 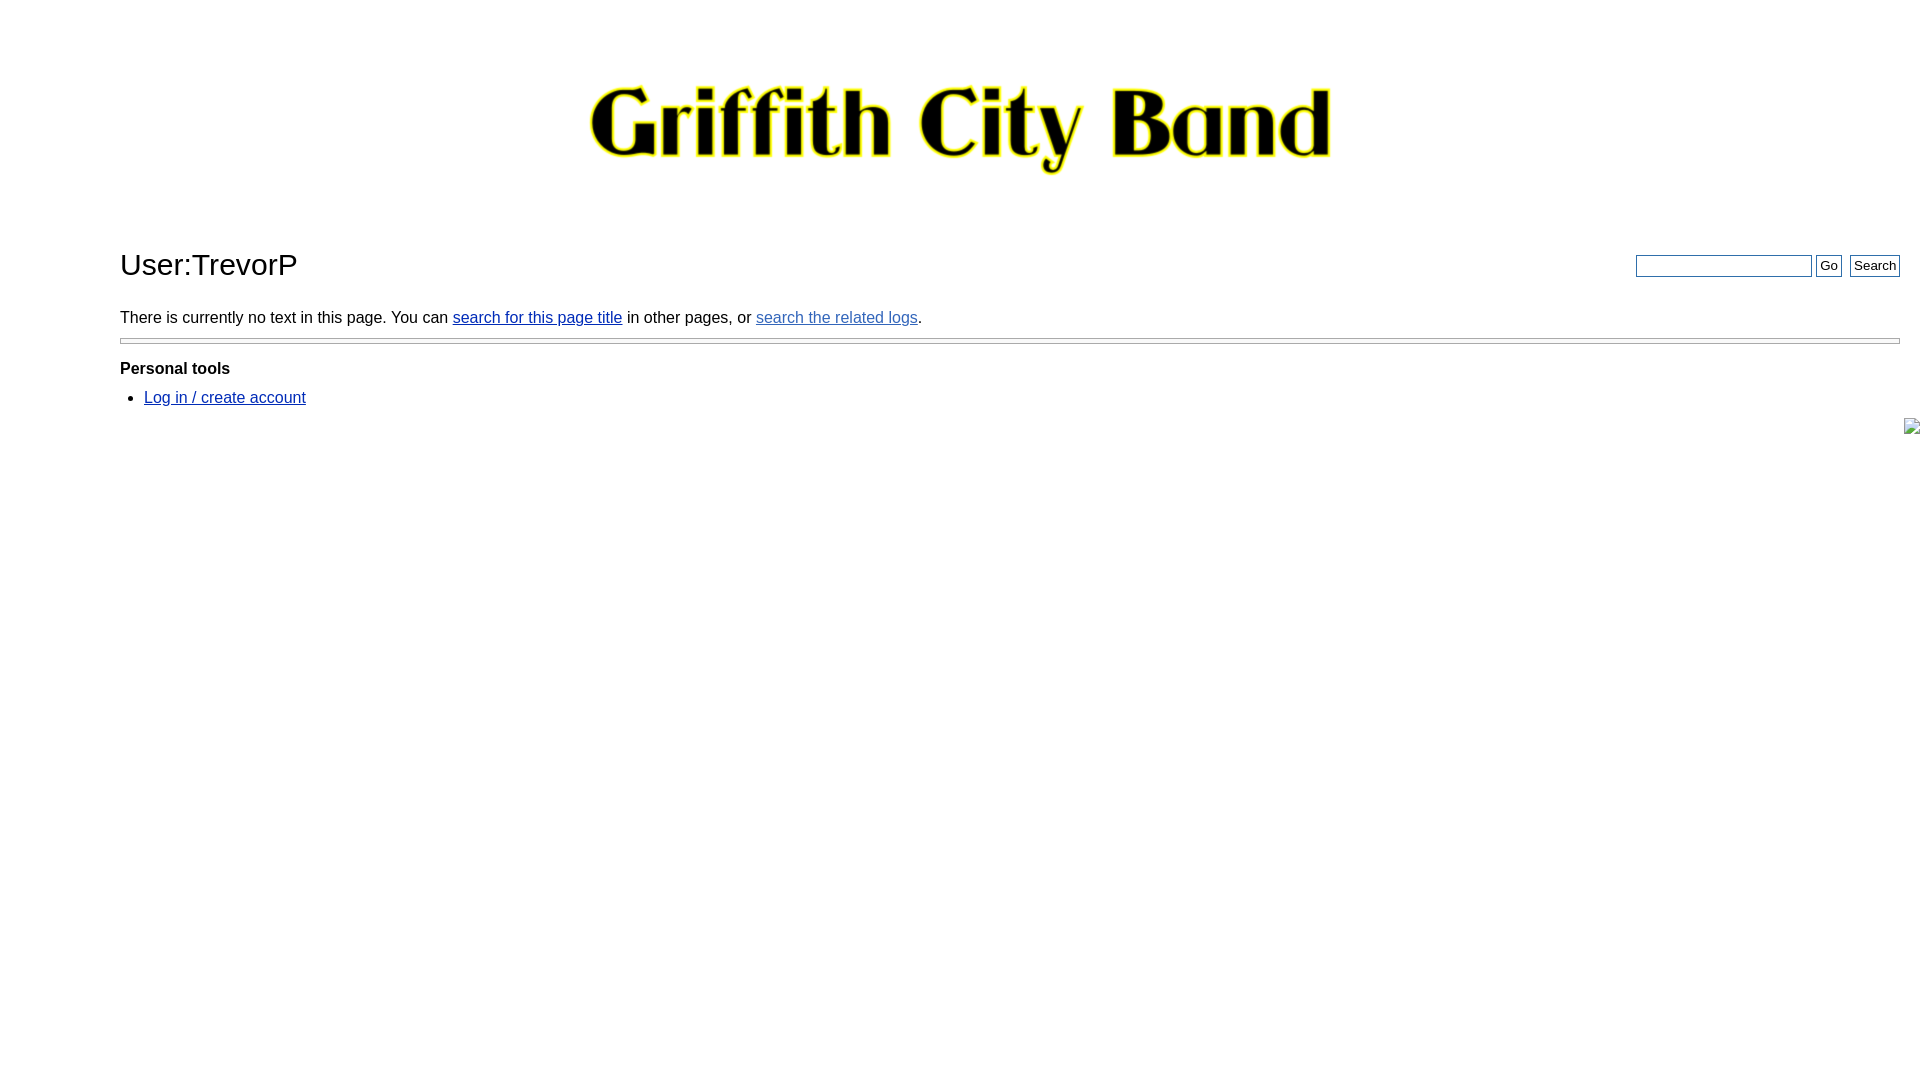 I want to click on 'Go', so click(x=1828, y=265).